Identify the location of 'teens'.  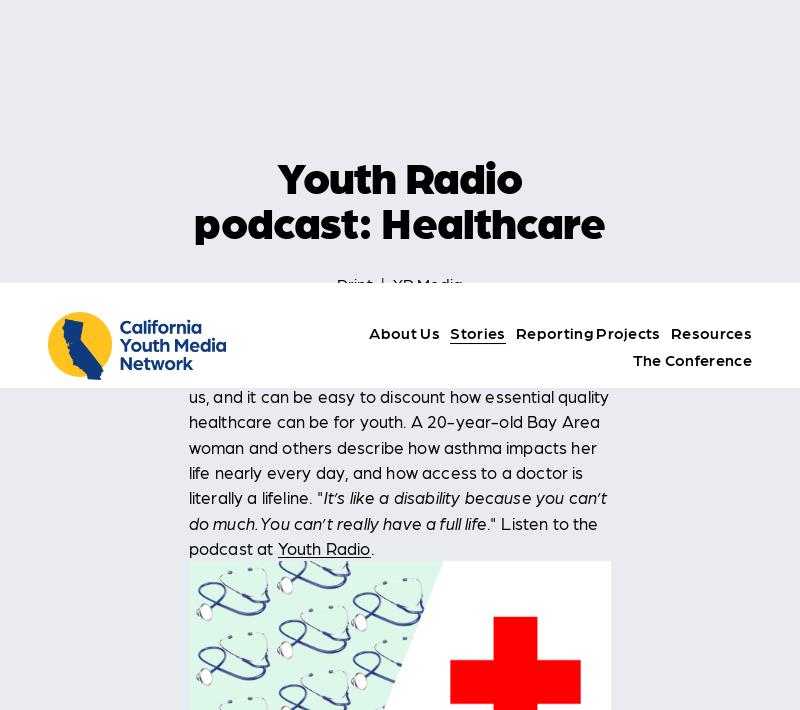
(453, 653).